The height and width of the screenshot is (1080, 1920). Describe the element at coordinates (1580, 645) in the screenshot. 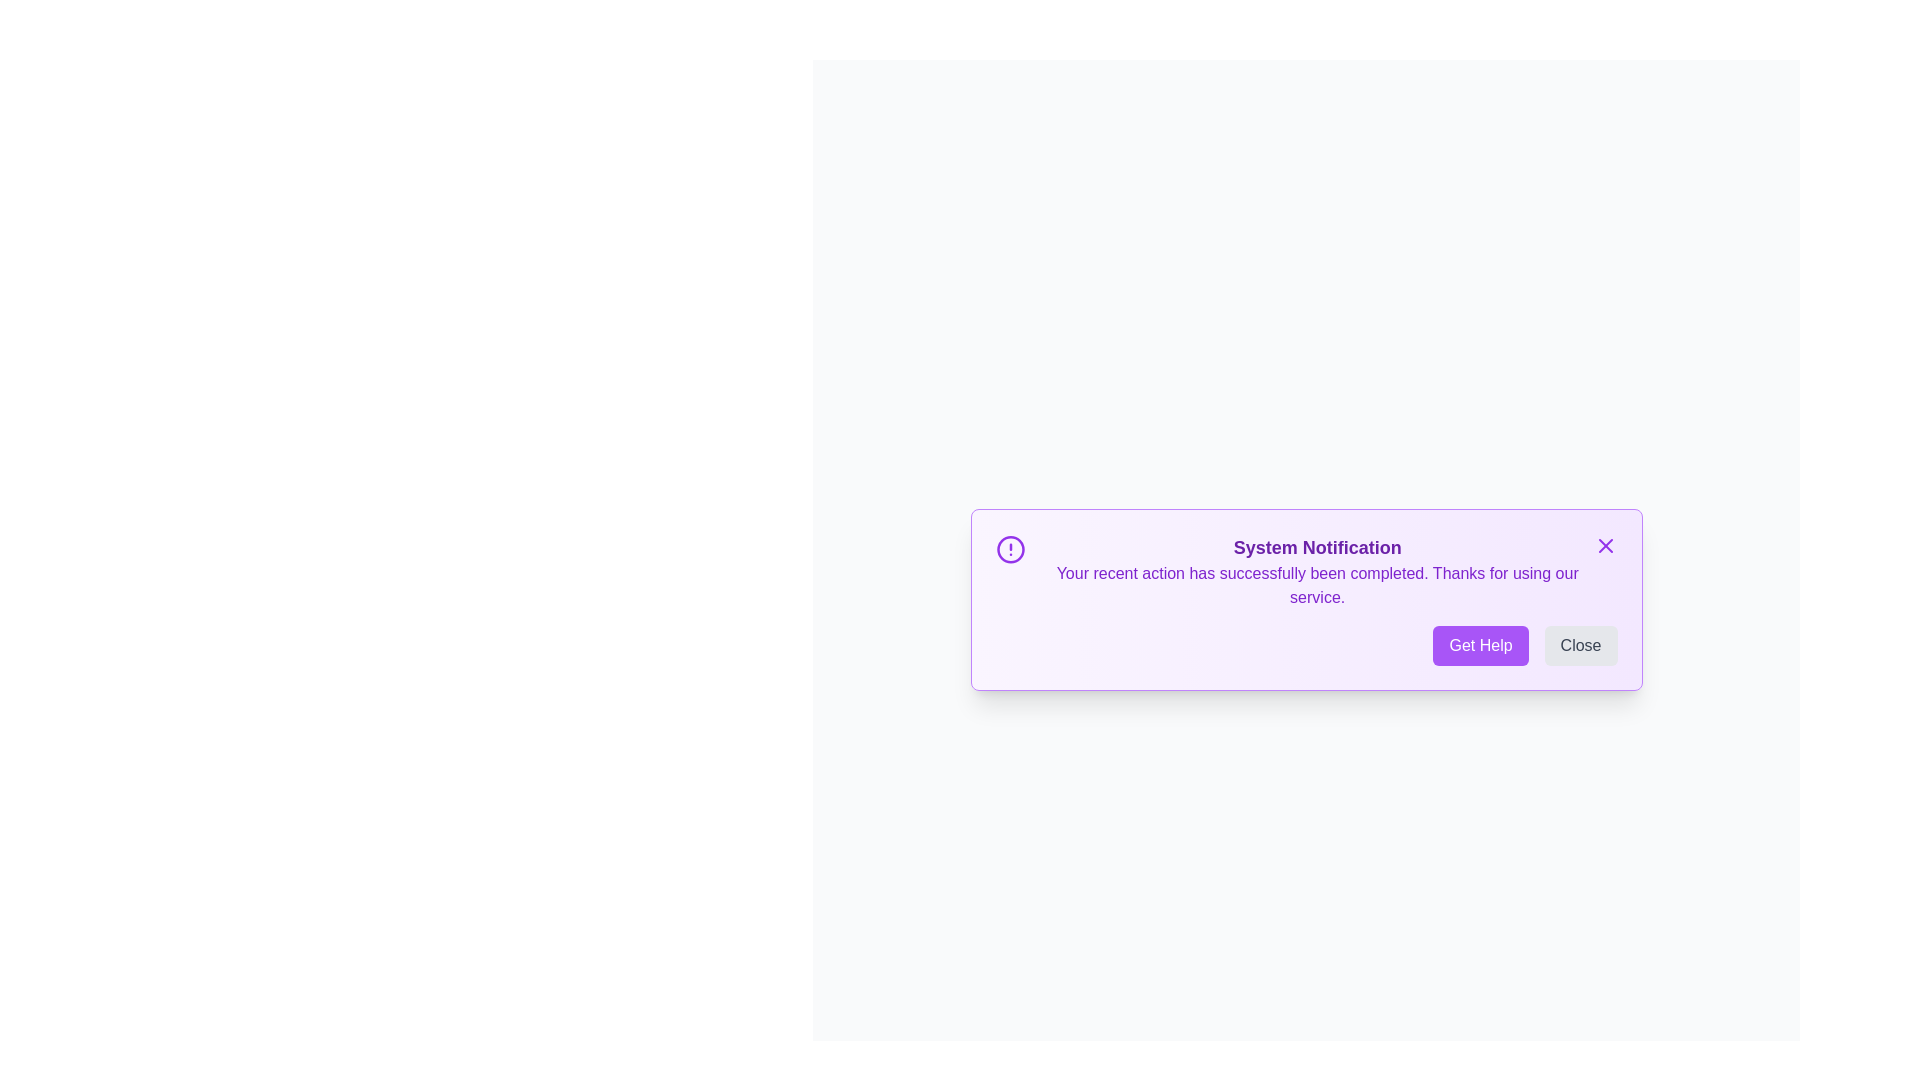

I see `the button labeled 'Close' located in the bottom-right corner of the notification dialog box` at that location.